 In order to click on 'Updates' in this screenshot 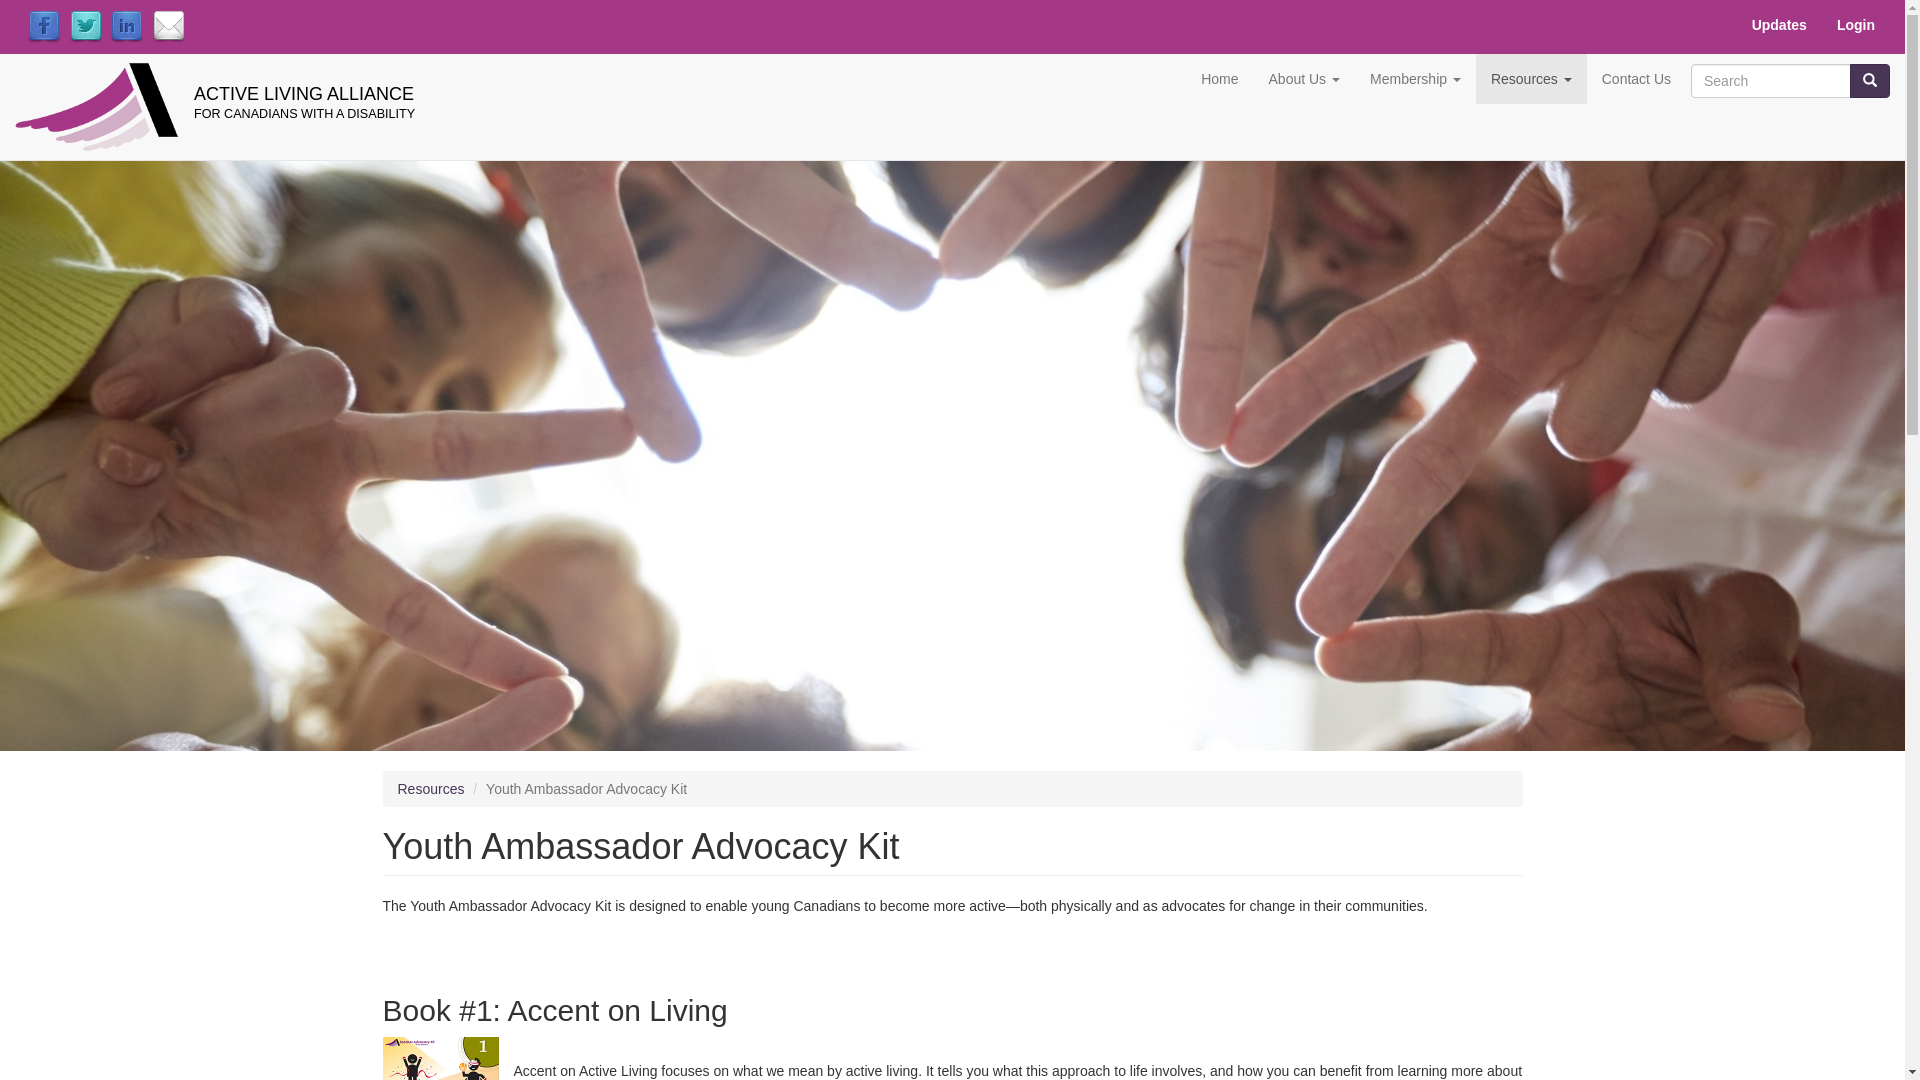, I will do `click(1779, 24)`.